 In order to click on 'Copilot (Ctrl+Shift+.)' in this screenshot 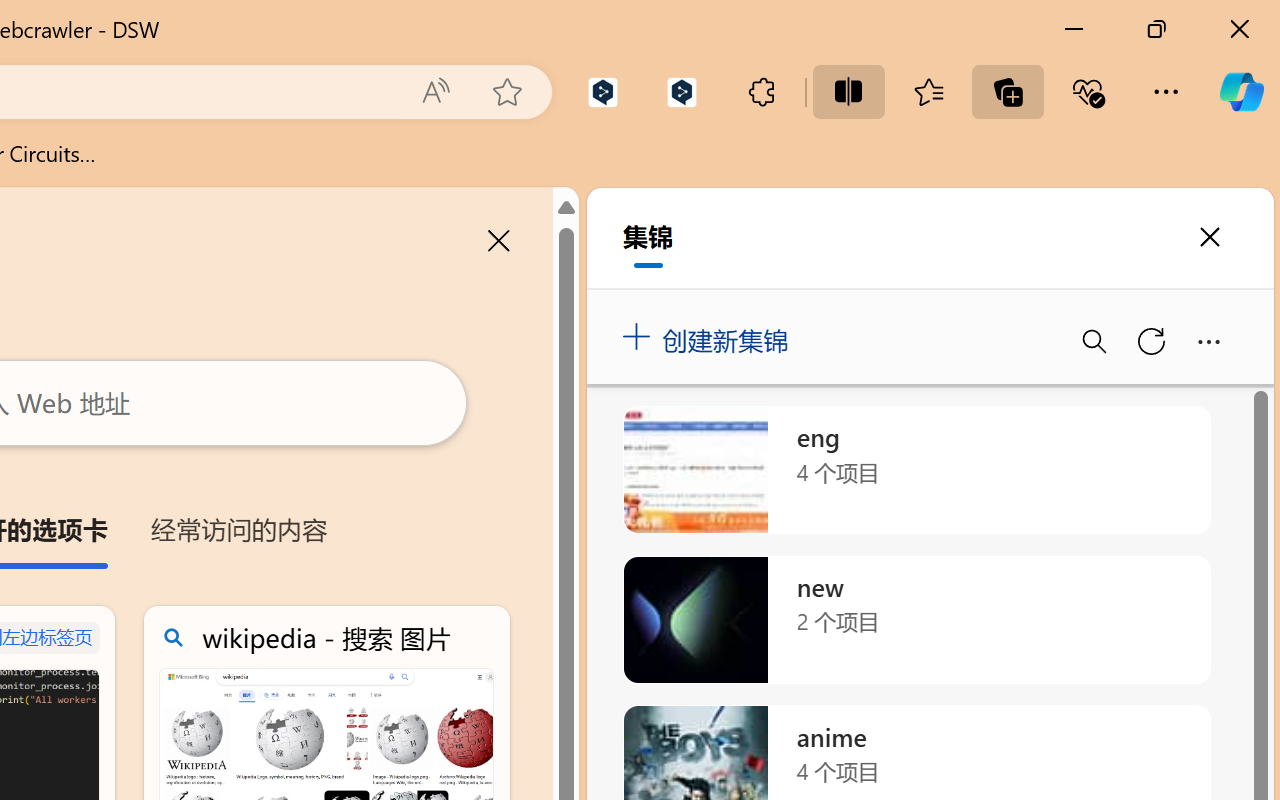, I will do `click(1240, 91)`.